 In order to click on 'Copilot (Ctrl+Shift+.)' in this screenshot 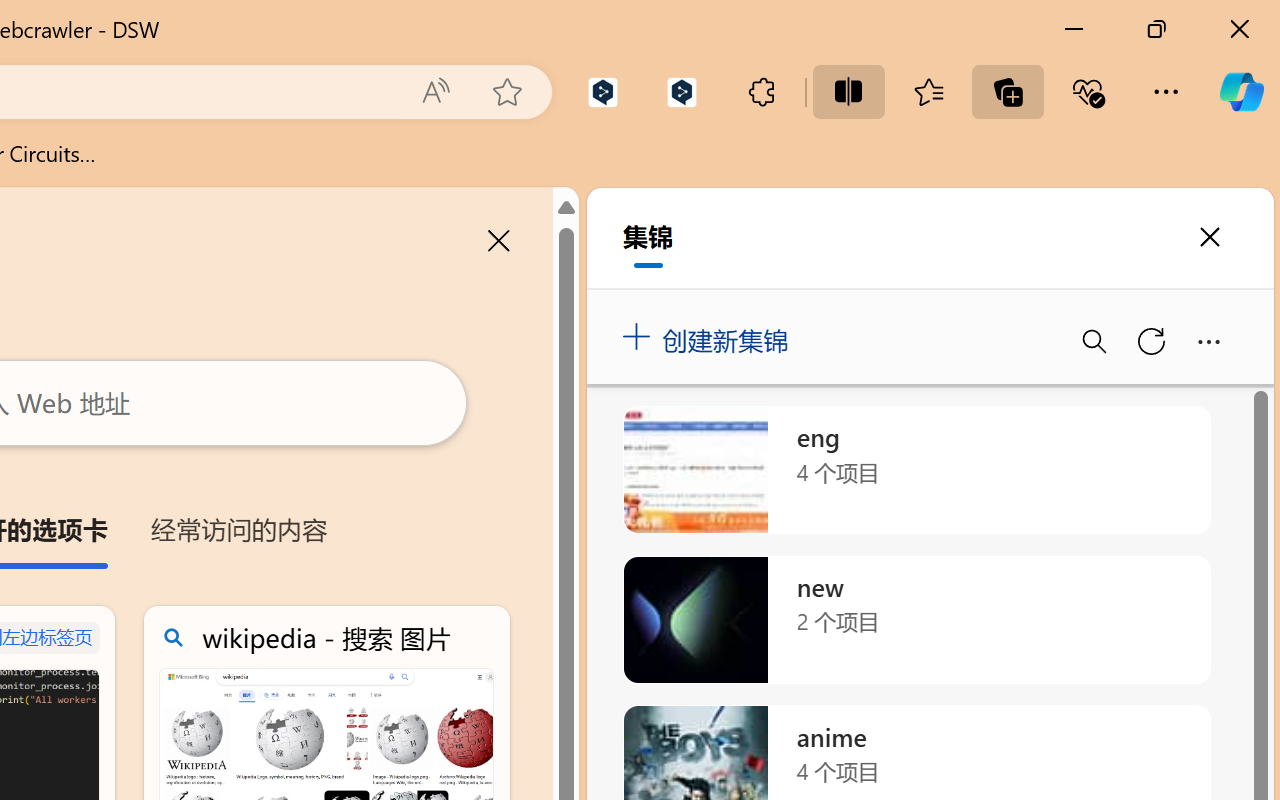, I will do `click(1240, 91)`.